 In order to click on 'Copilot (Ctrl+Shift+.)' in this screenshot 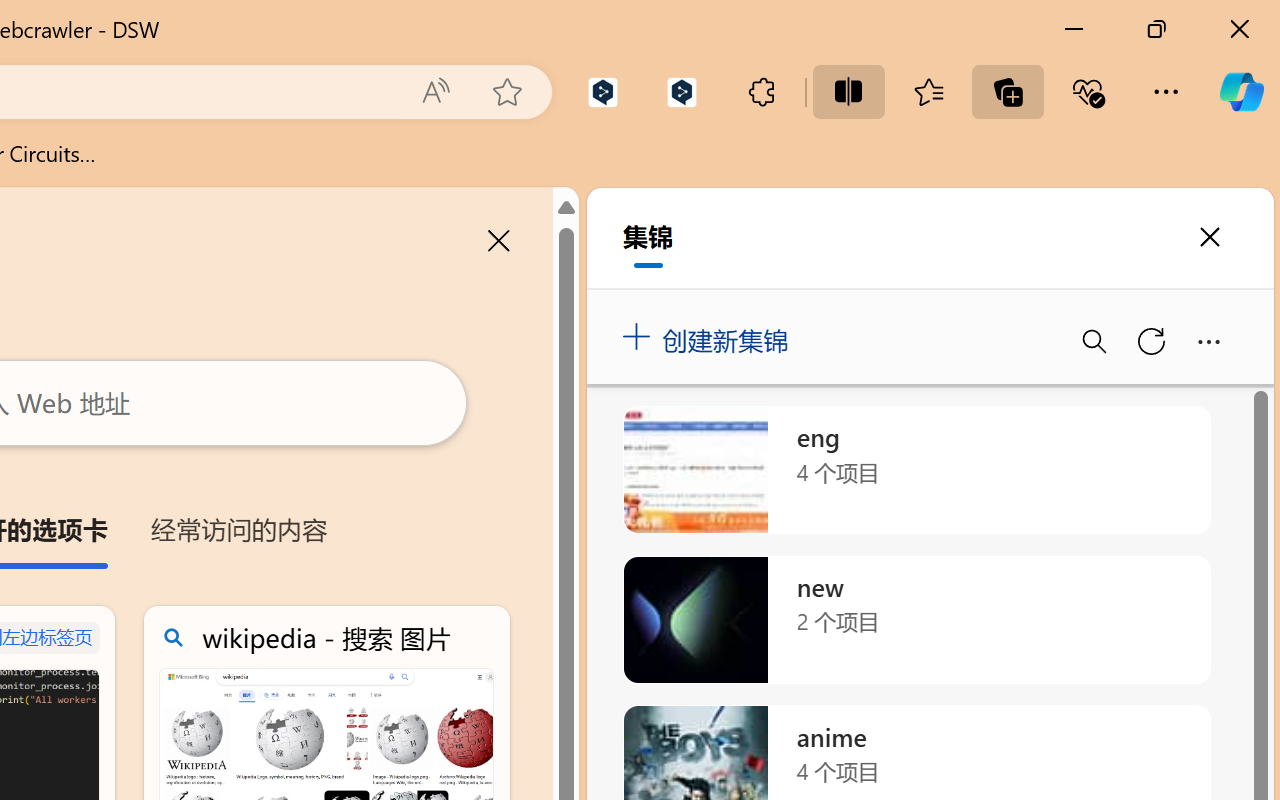, I will do `click(1240, 91)`.